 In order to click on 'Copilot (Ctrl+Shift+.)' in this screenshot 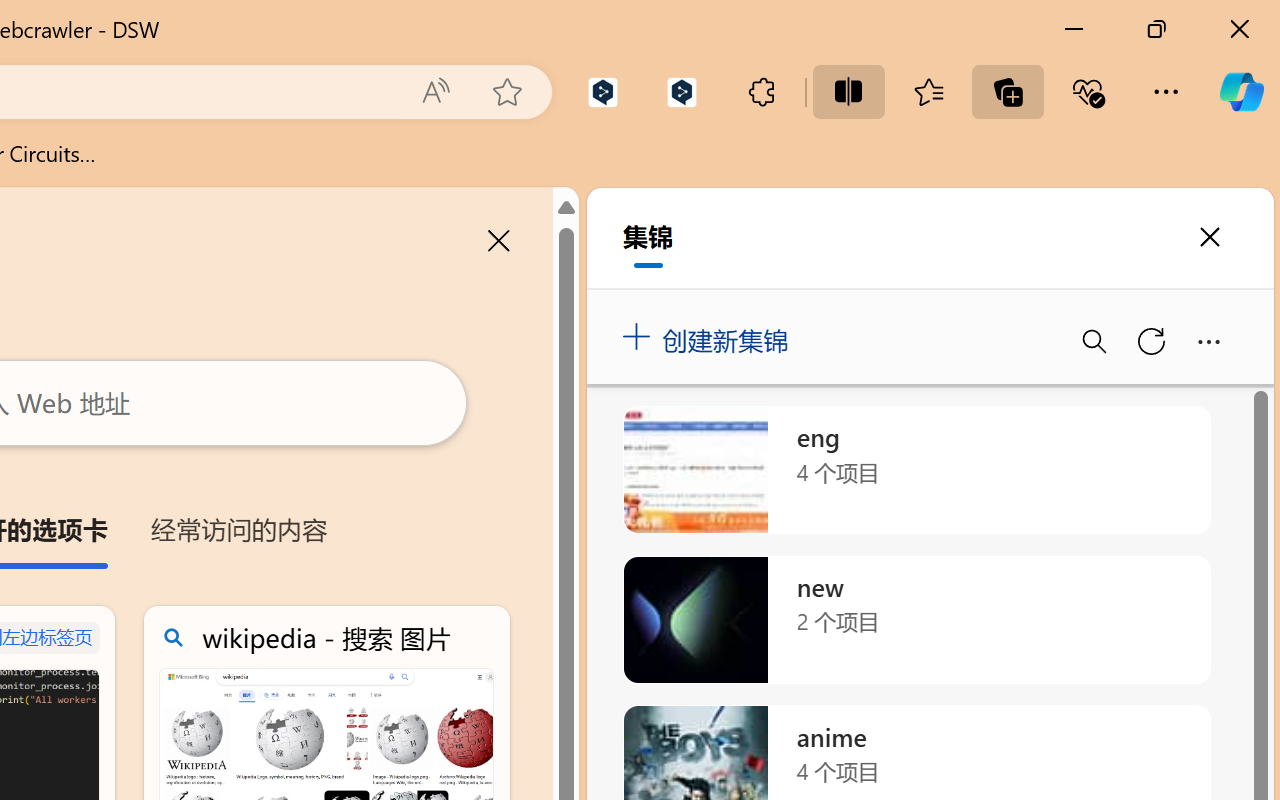, I will do `click(1240, 91)`.